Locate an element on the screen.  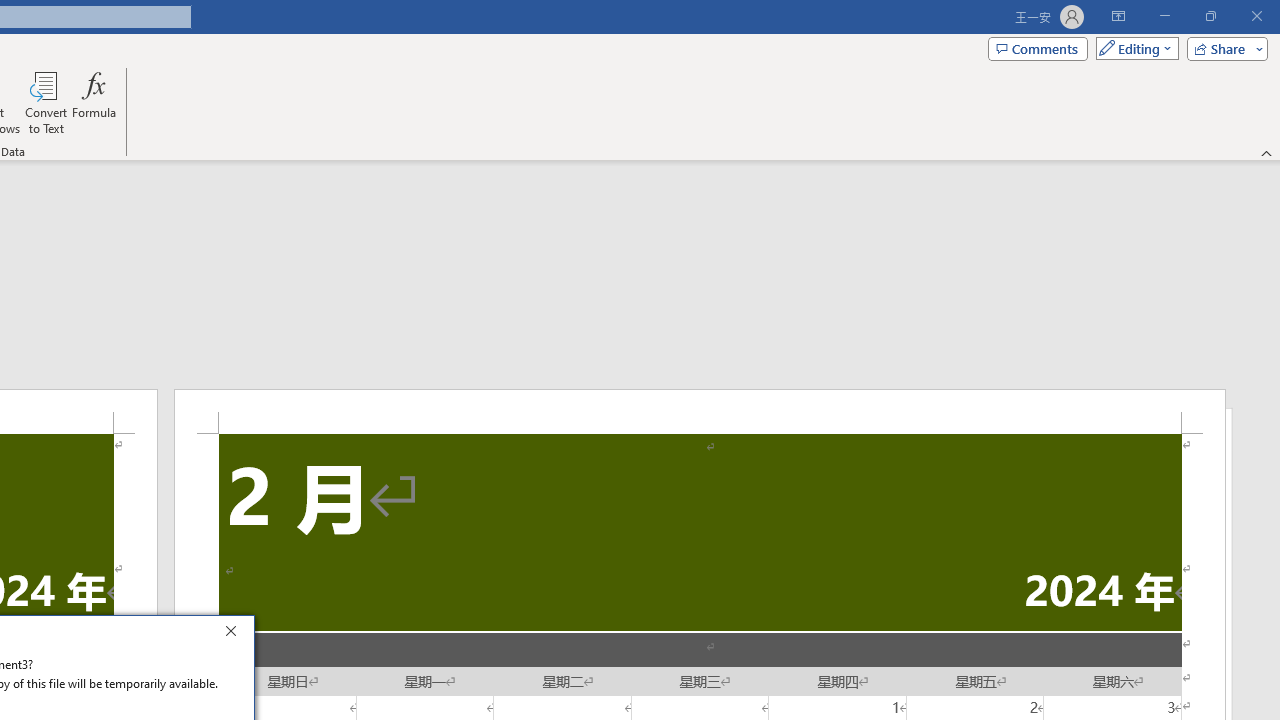
'Minimize' is located at coordinates (1164, 16).